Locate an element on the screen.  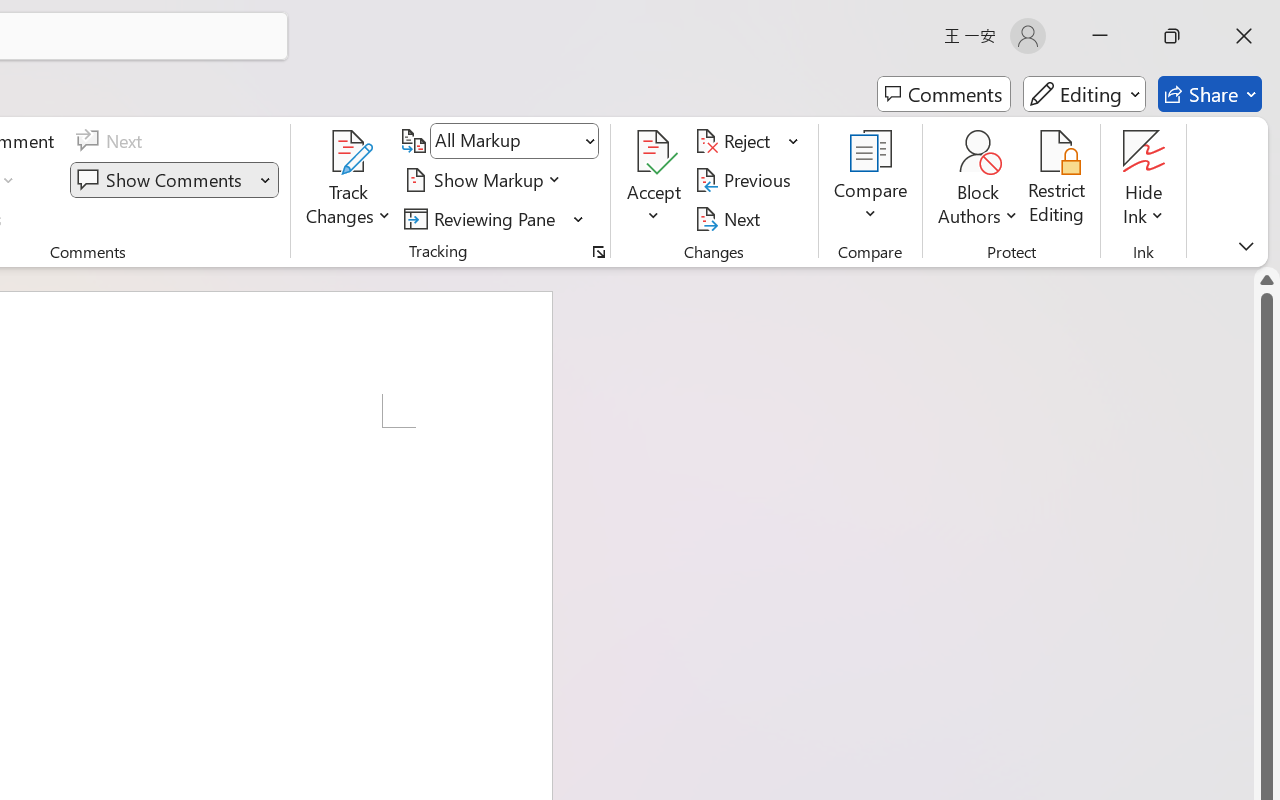
'Track Changes' is located at coordinates (349, 179).